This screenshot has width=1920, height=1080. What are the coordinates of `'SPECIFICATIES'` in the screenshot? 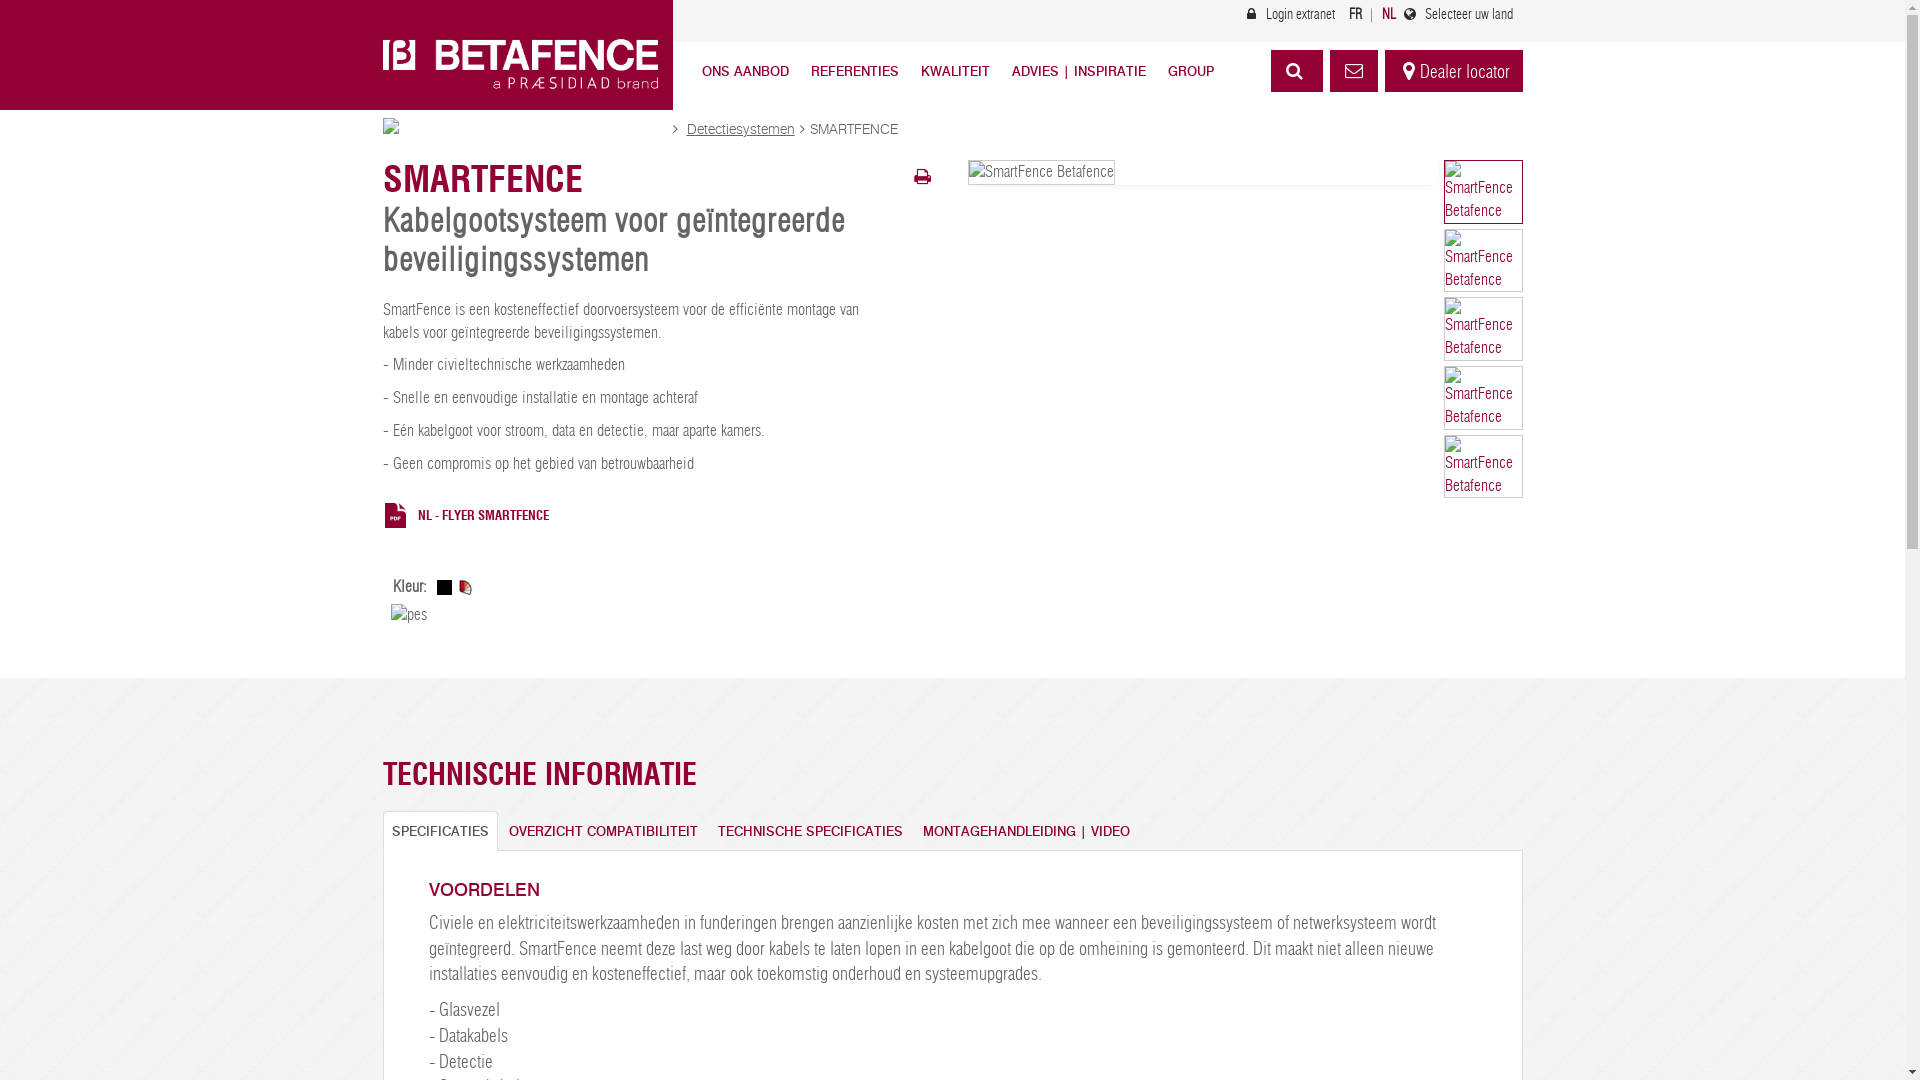 It's located at (438, 831).